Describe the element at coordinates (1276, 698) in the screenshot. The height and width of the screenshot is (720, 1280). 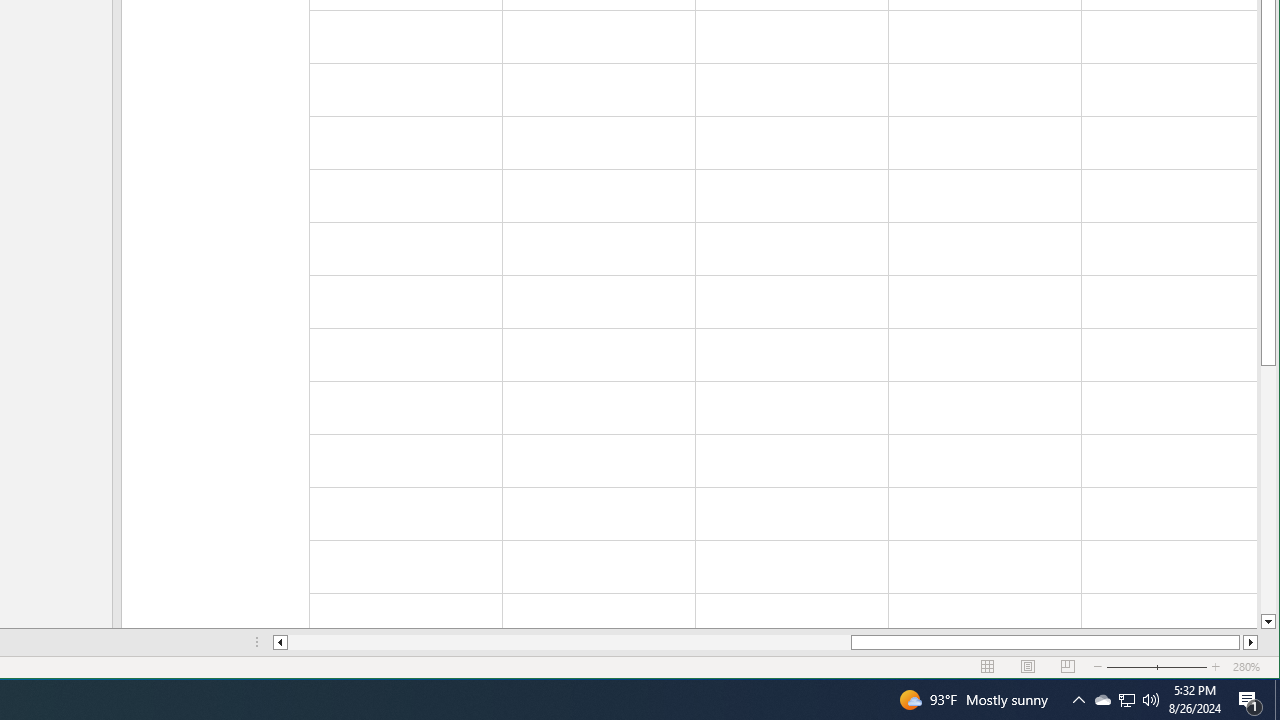
I see `'Show desktop'` at that location.